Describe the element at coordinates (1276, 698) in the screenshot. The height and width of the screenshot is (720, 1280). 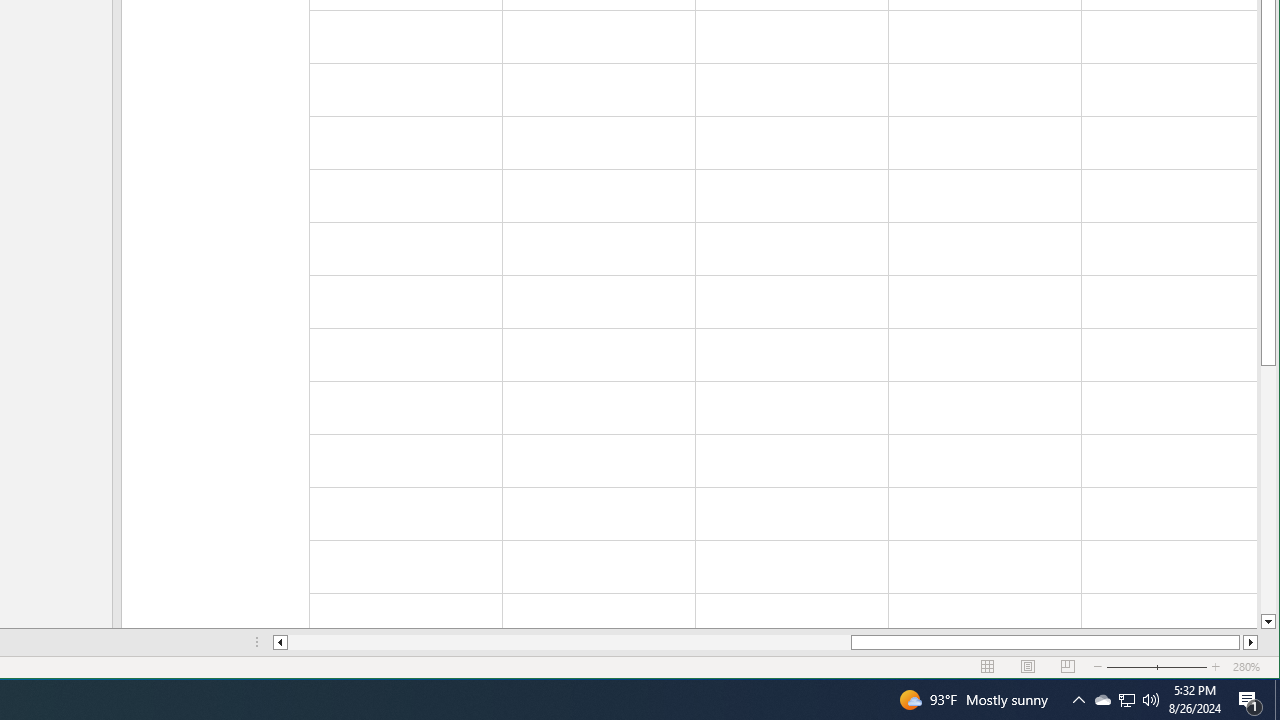
I see `'Show desktop'` at that location.